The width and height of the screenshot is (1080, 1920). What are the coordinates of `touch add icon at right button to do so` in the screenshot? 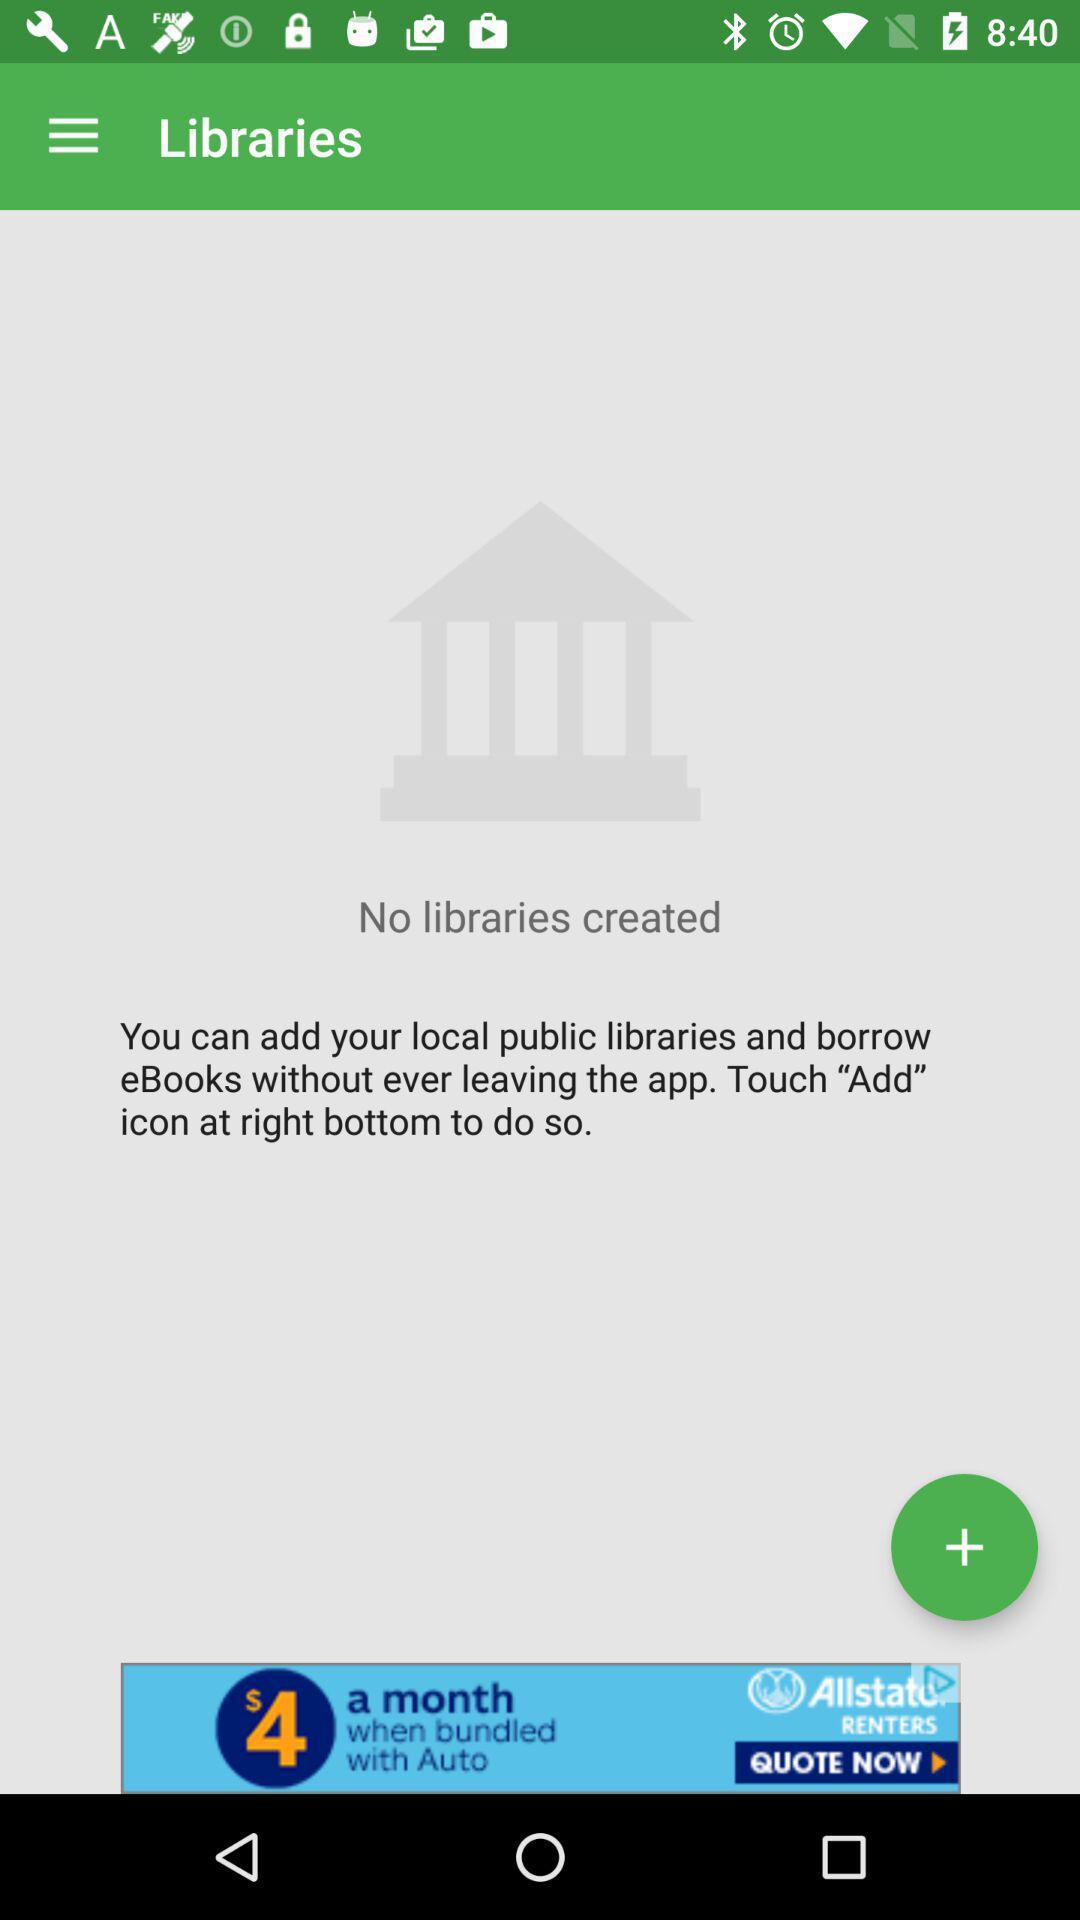 It's located at (963, 1546).